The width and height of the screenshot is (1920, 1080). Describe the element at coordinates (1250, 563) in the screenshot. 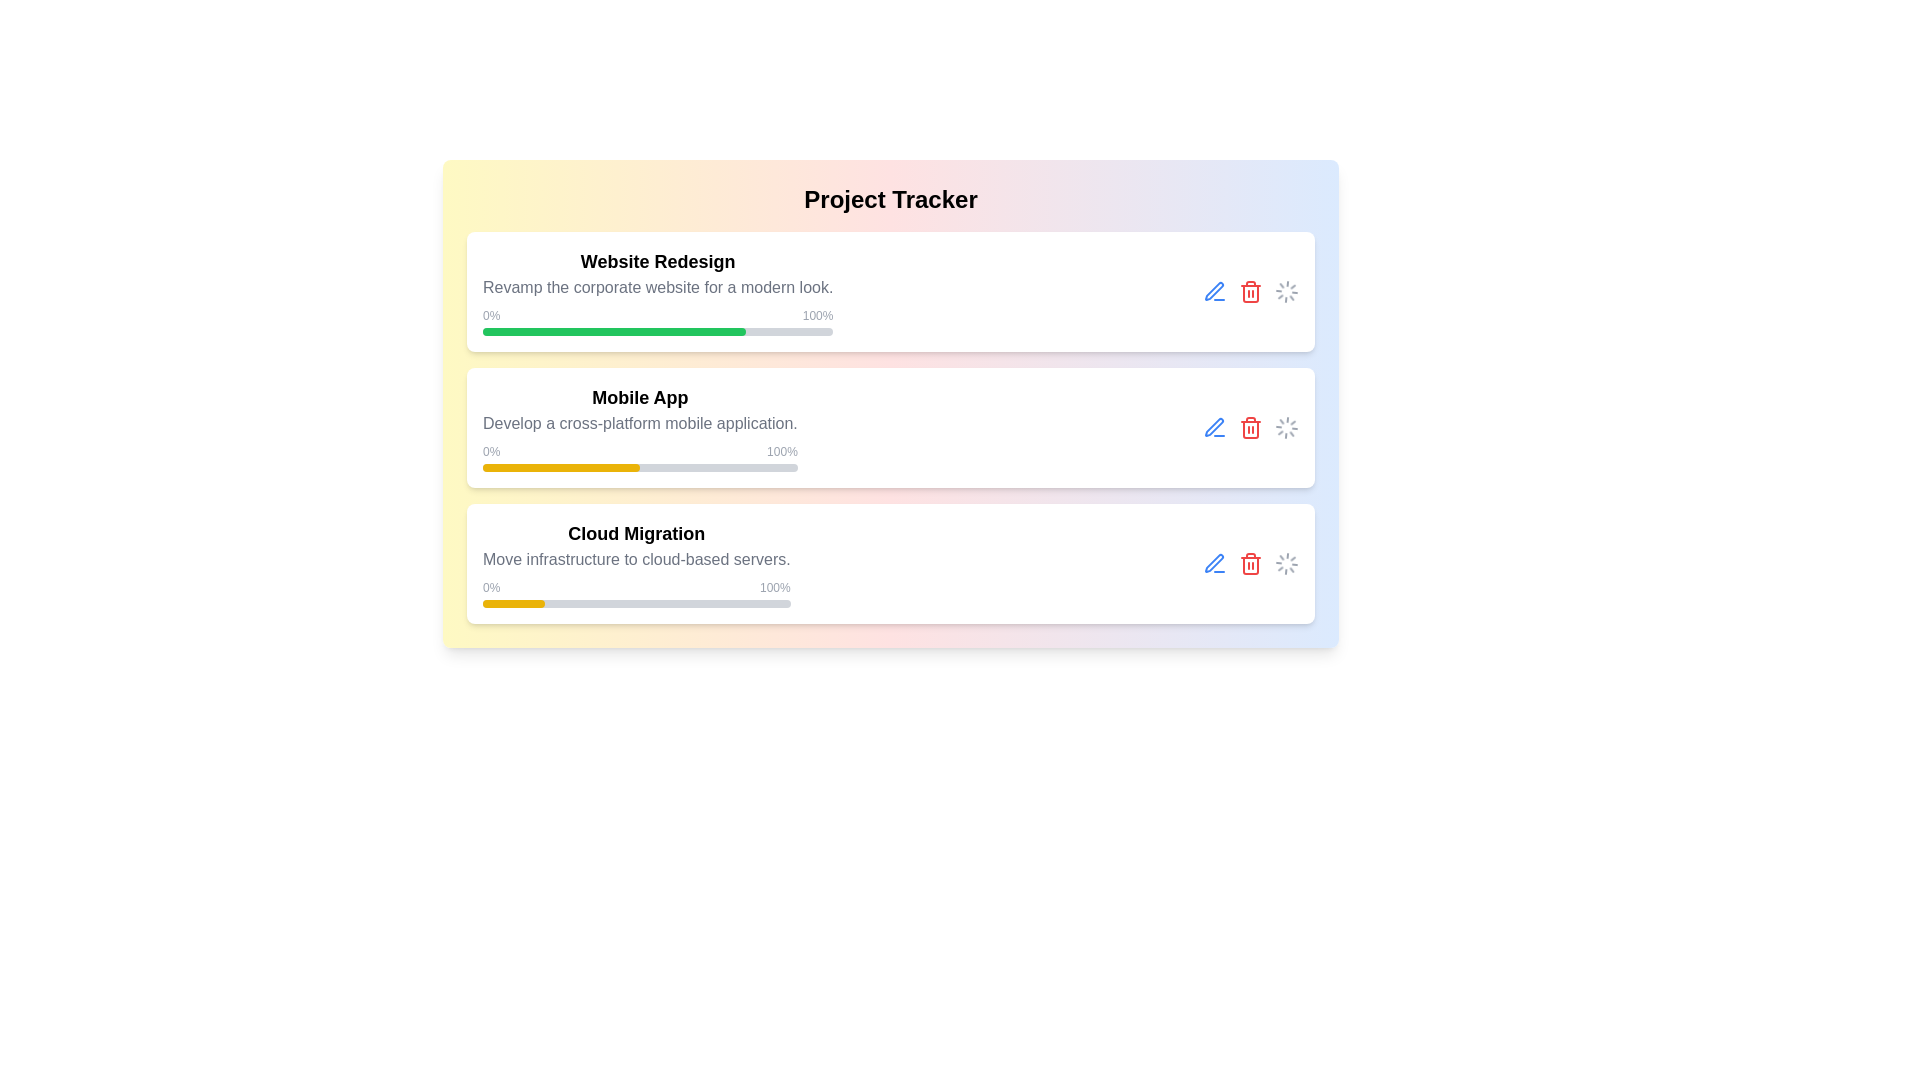

I see `delete button for the project named Cloud Migration` at that location.